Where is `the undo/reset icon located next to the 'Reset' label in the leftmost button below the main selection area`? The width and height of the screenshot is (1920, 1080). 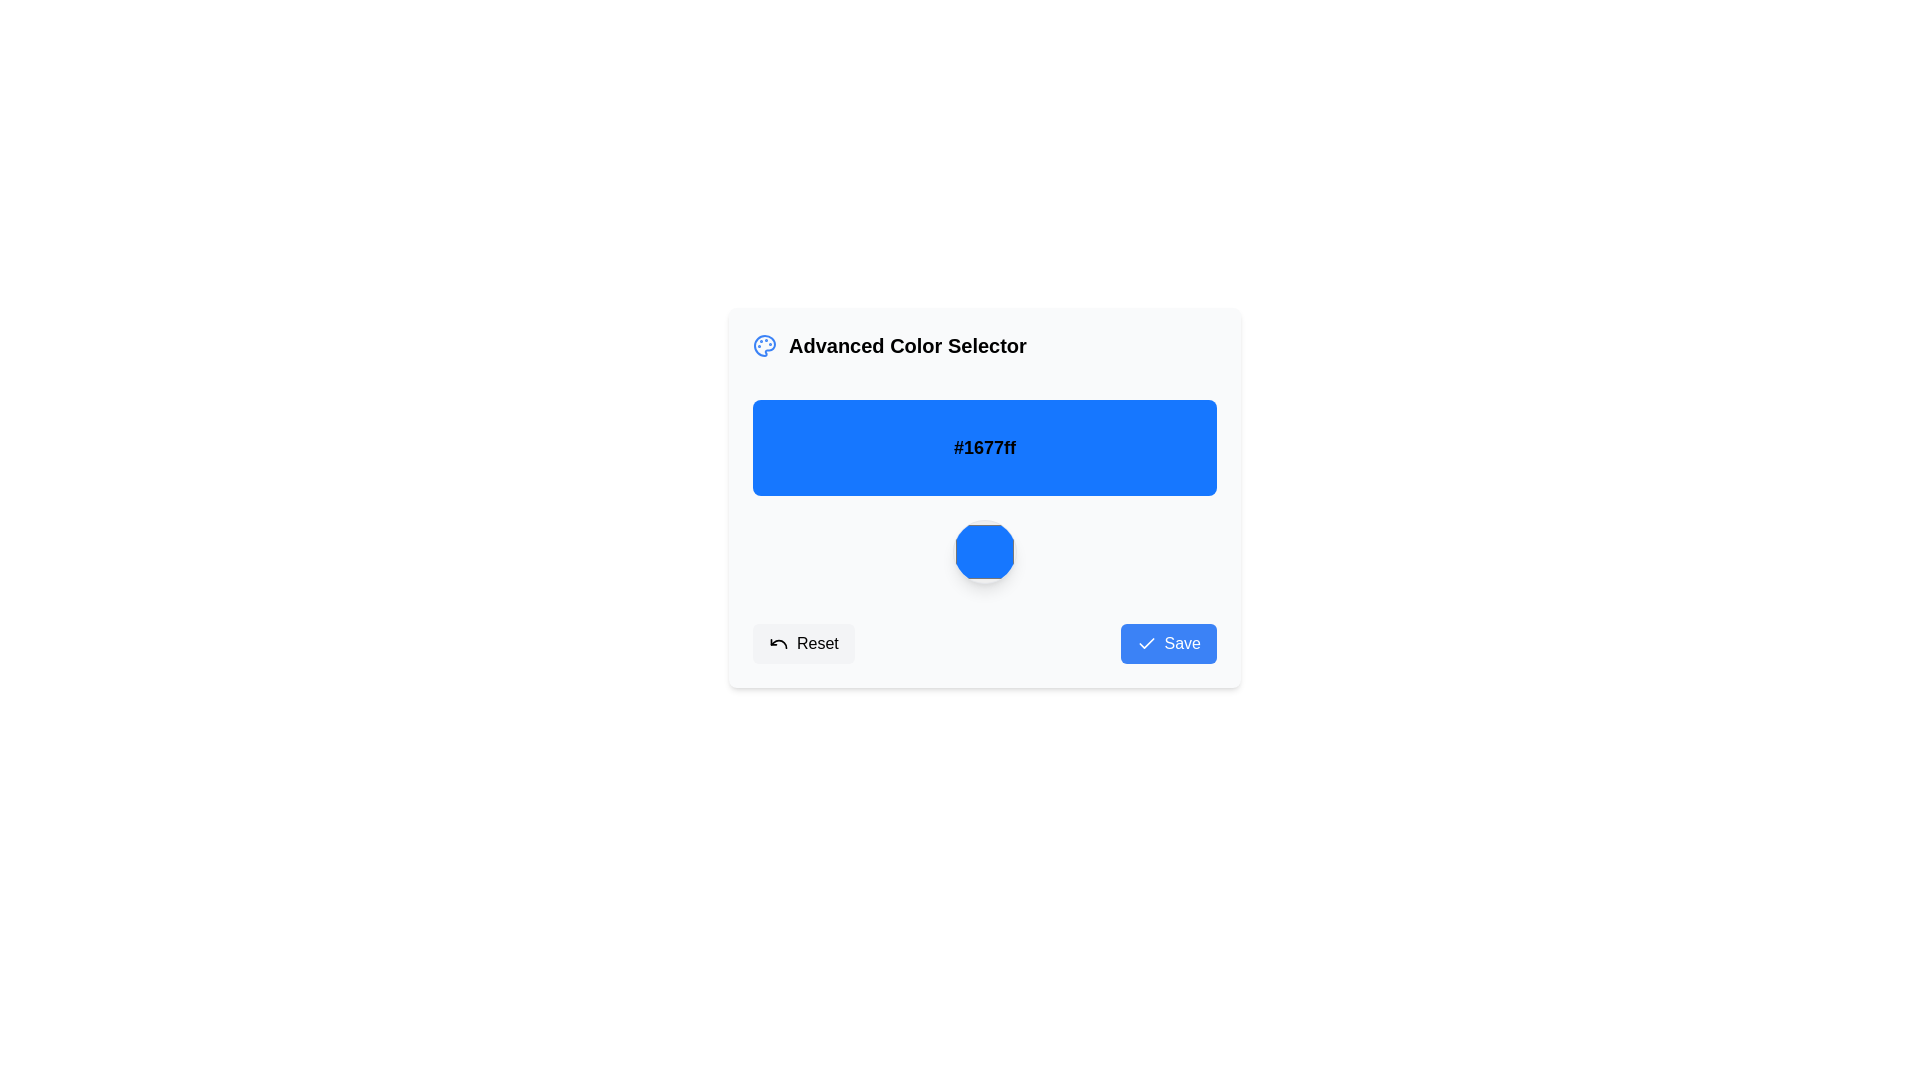
the undo/reset icon located next to the 'Reset' label in the leftmost button below the main selection area is located at coordinates (777, 644).